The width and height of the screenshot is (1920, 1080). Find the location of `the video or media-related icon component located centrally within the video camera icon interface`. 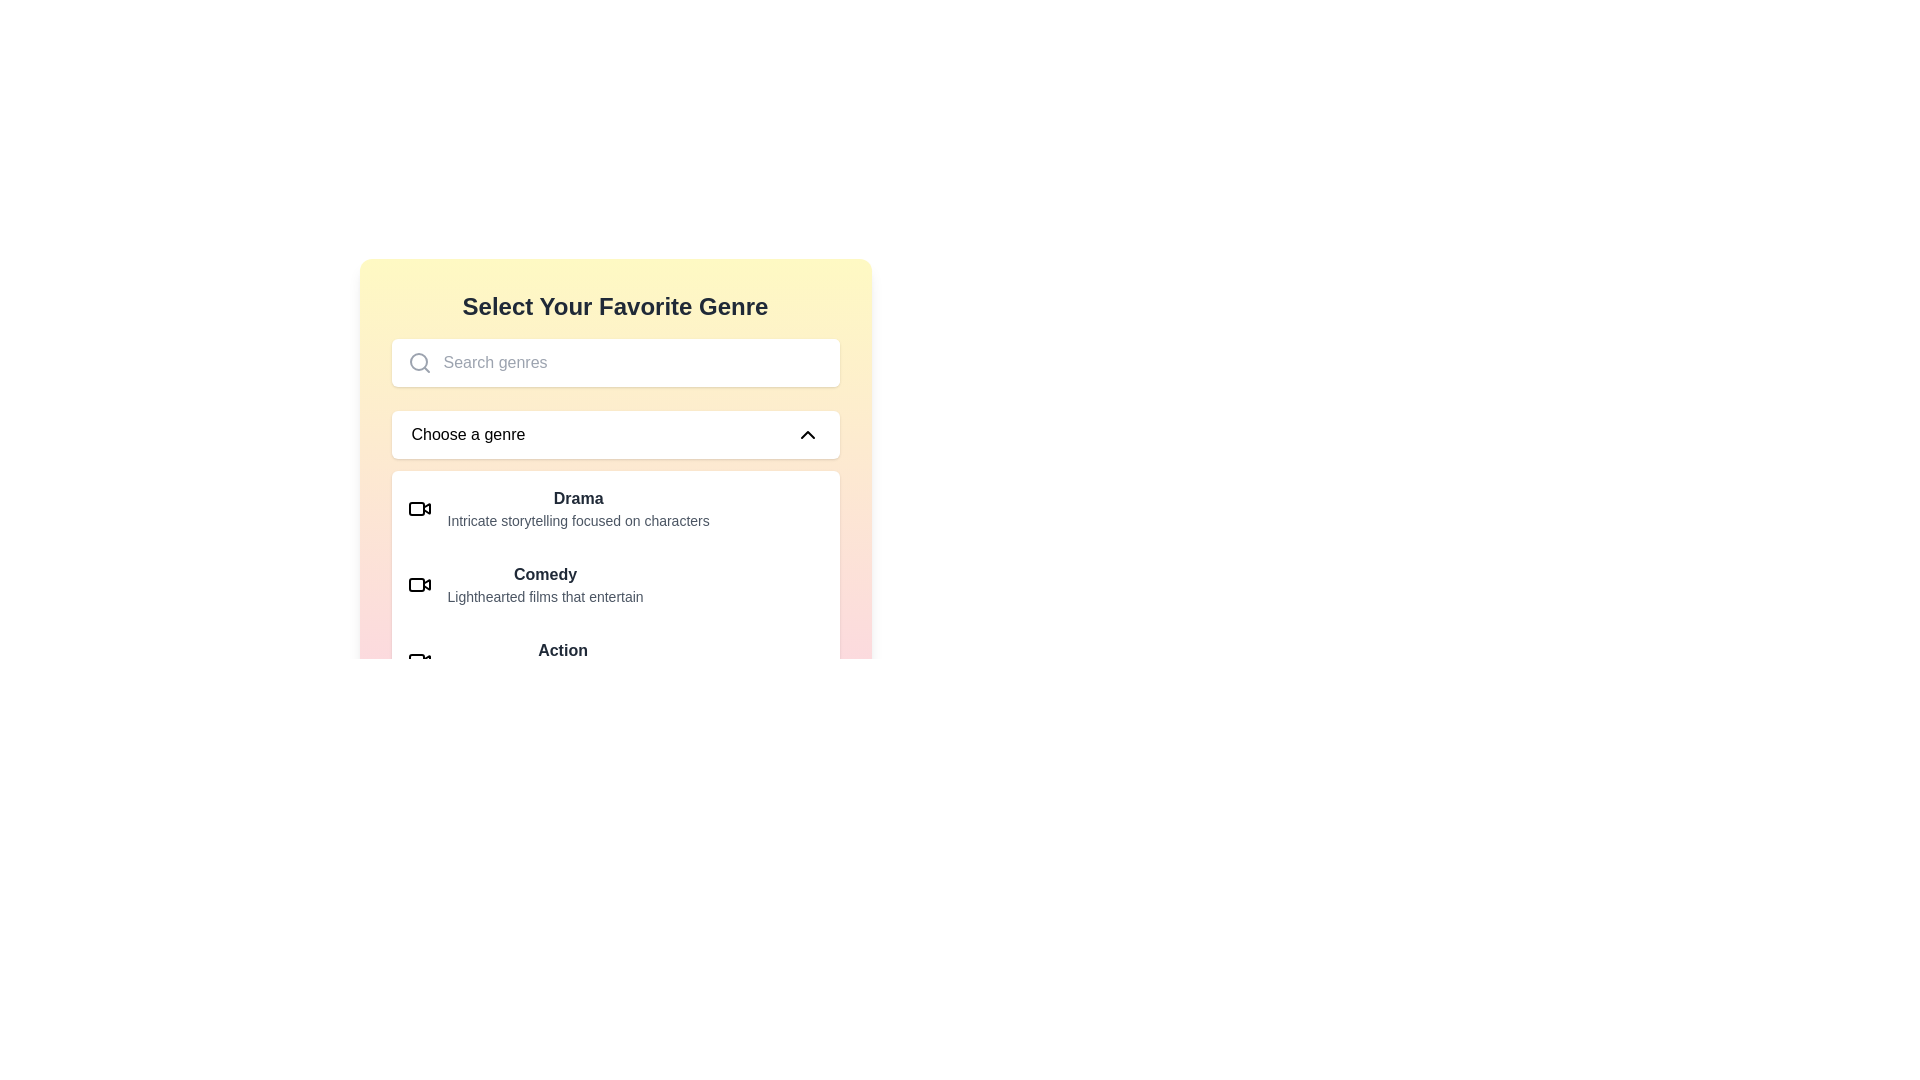

the video or media-related icon component located centrally within the video camera icon interface is located at coordinates (415, 585).